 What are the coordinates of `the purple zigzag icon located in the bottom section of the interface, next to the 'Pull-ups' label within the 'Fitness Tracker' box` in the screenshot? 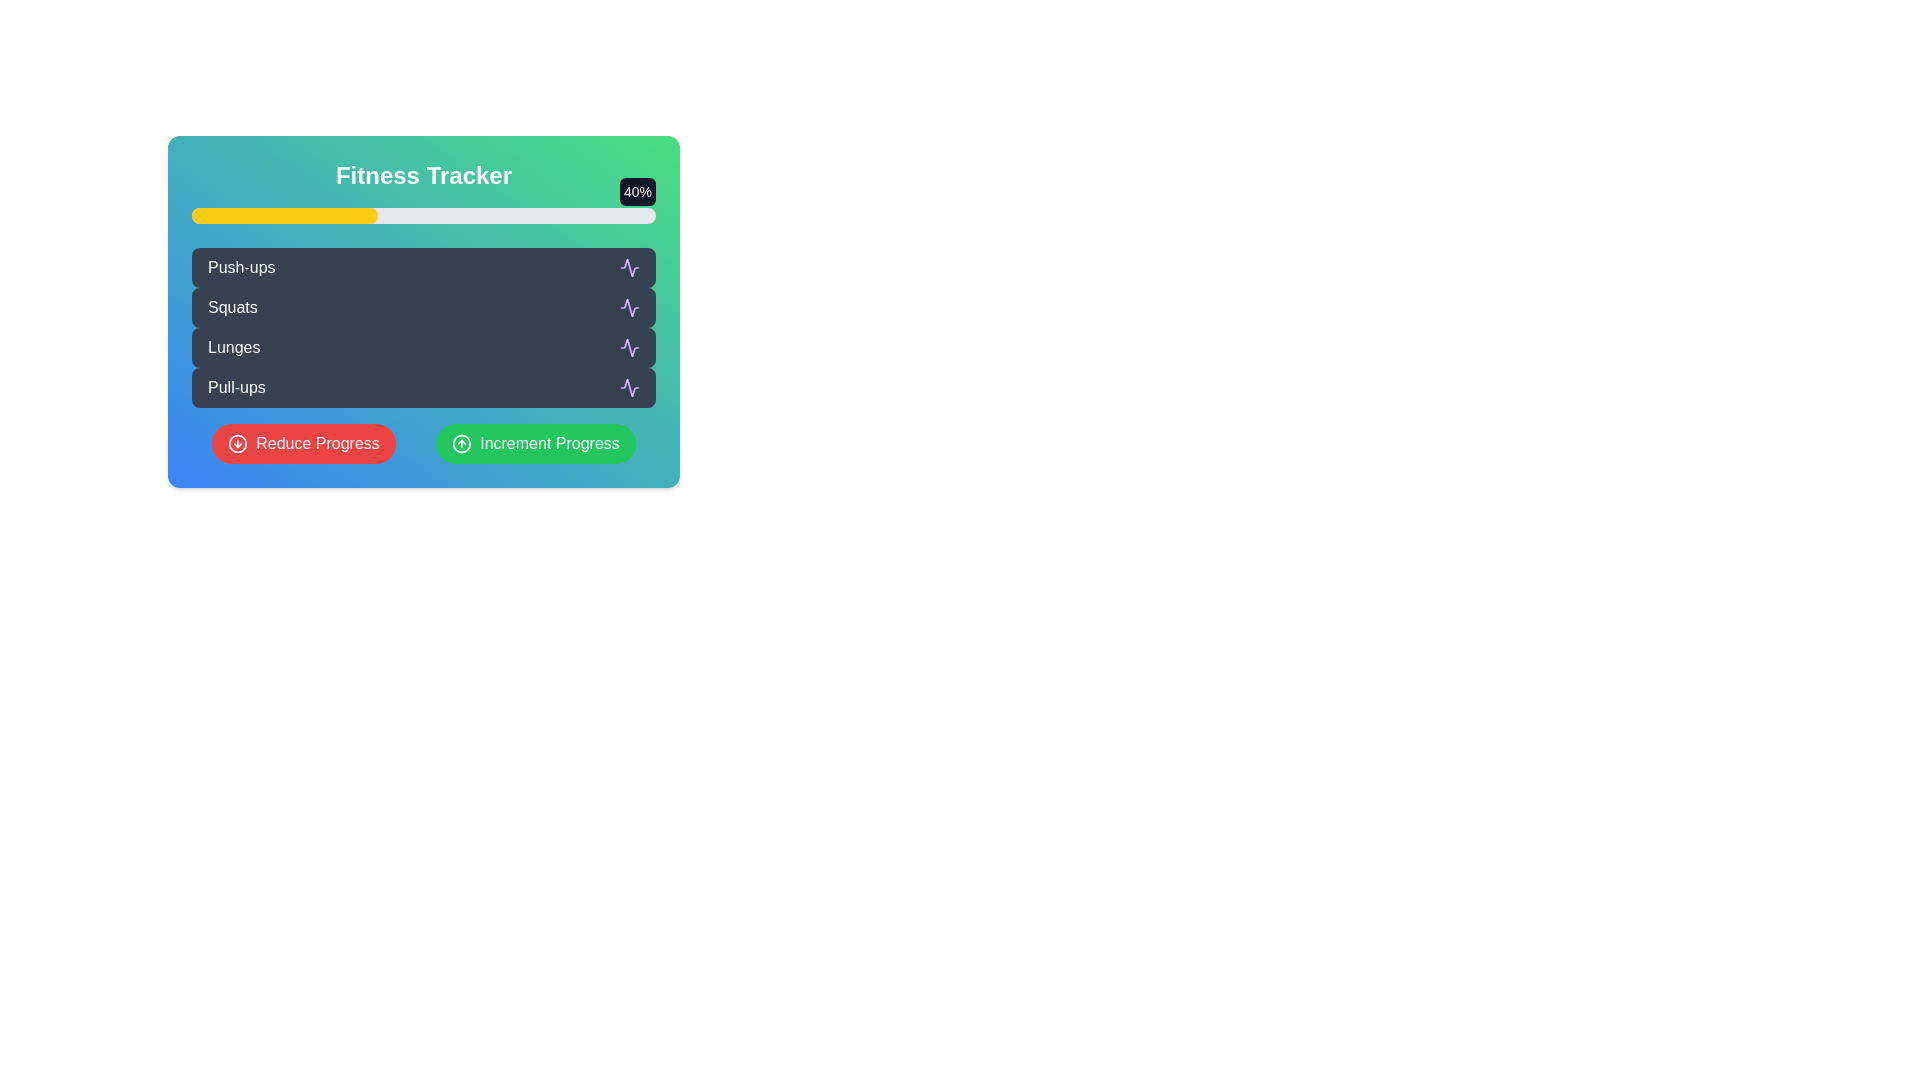 It's located at (628, 388).